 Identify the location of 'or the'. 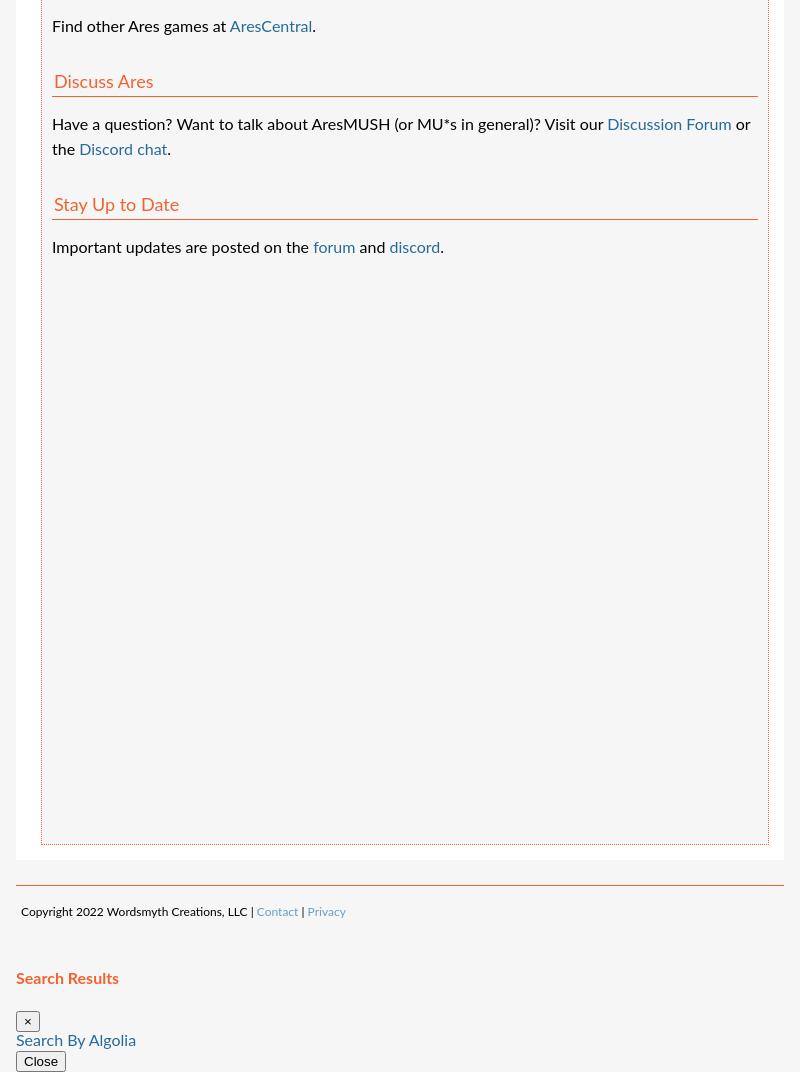
(51, 136).